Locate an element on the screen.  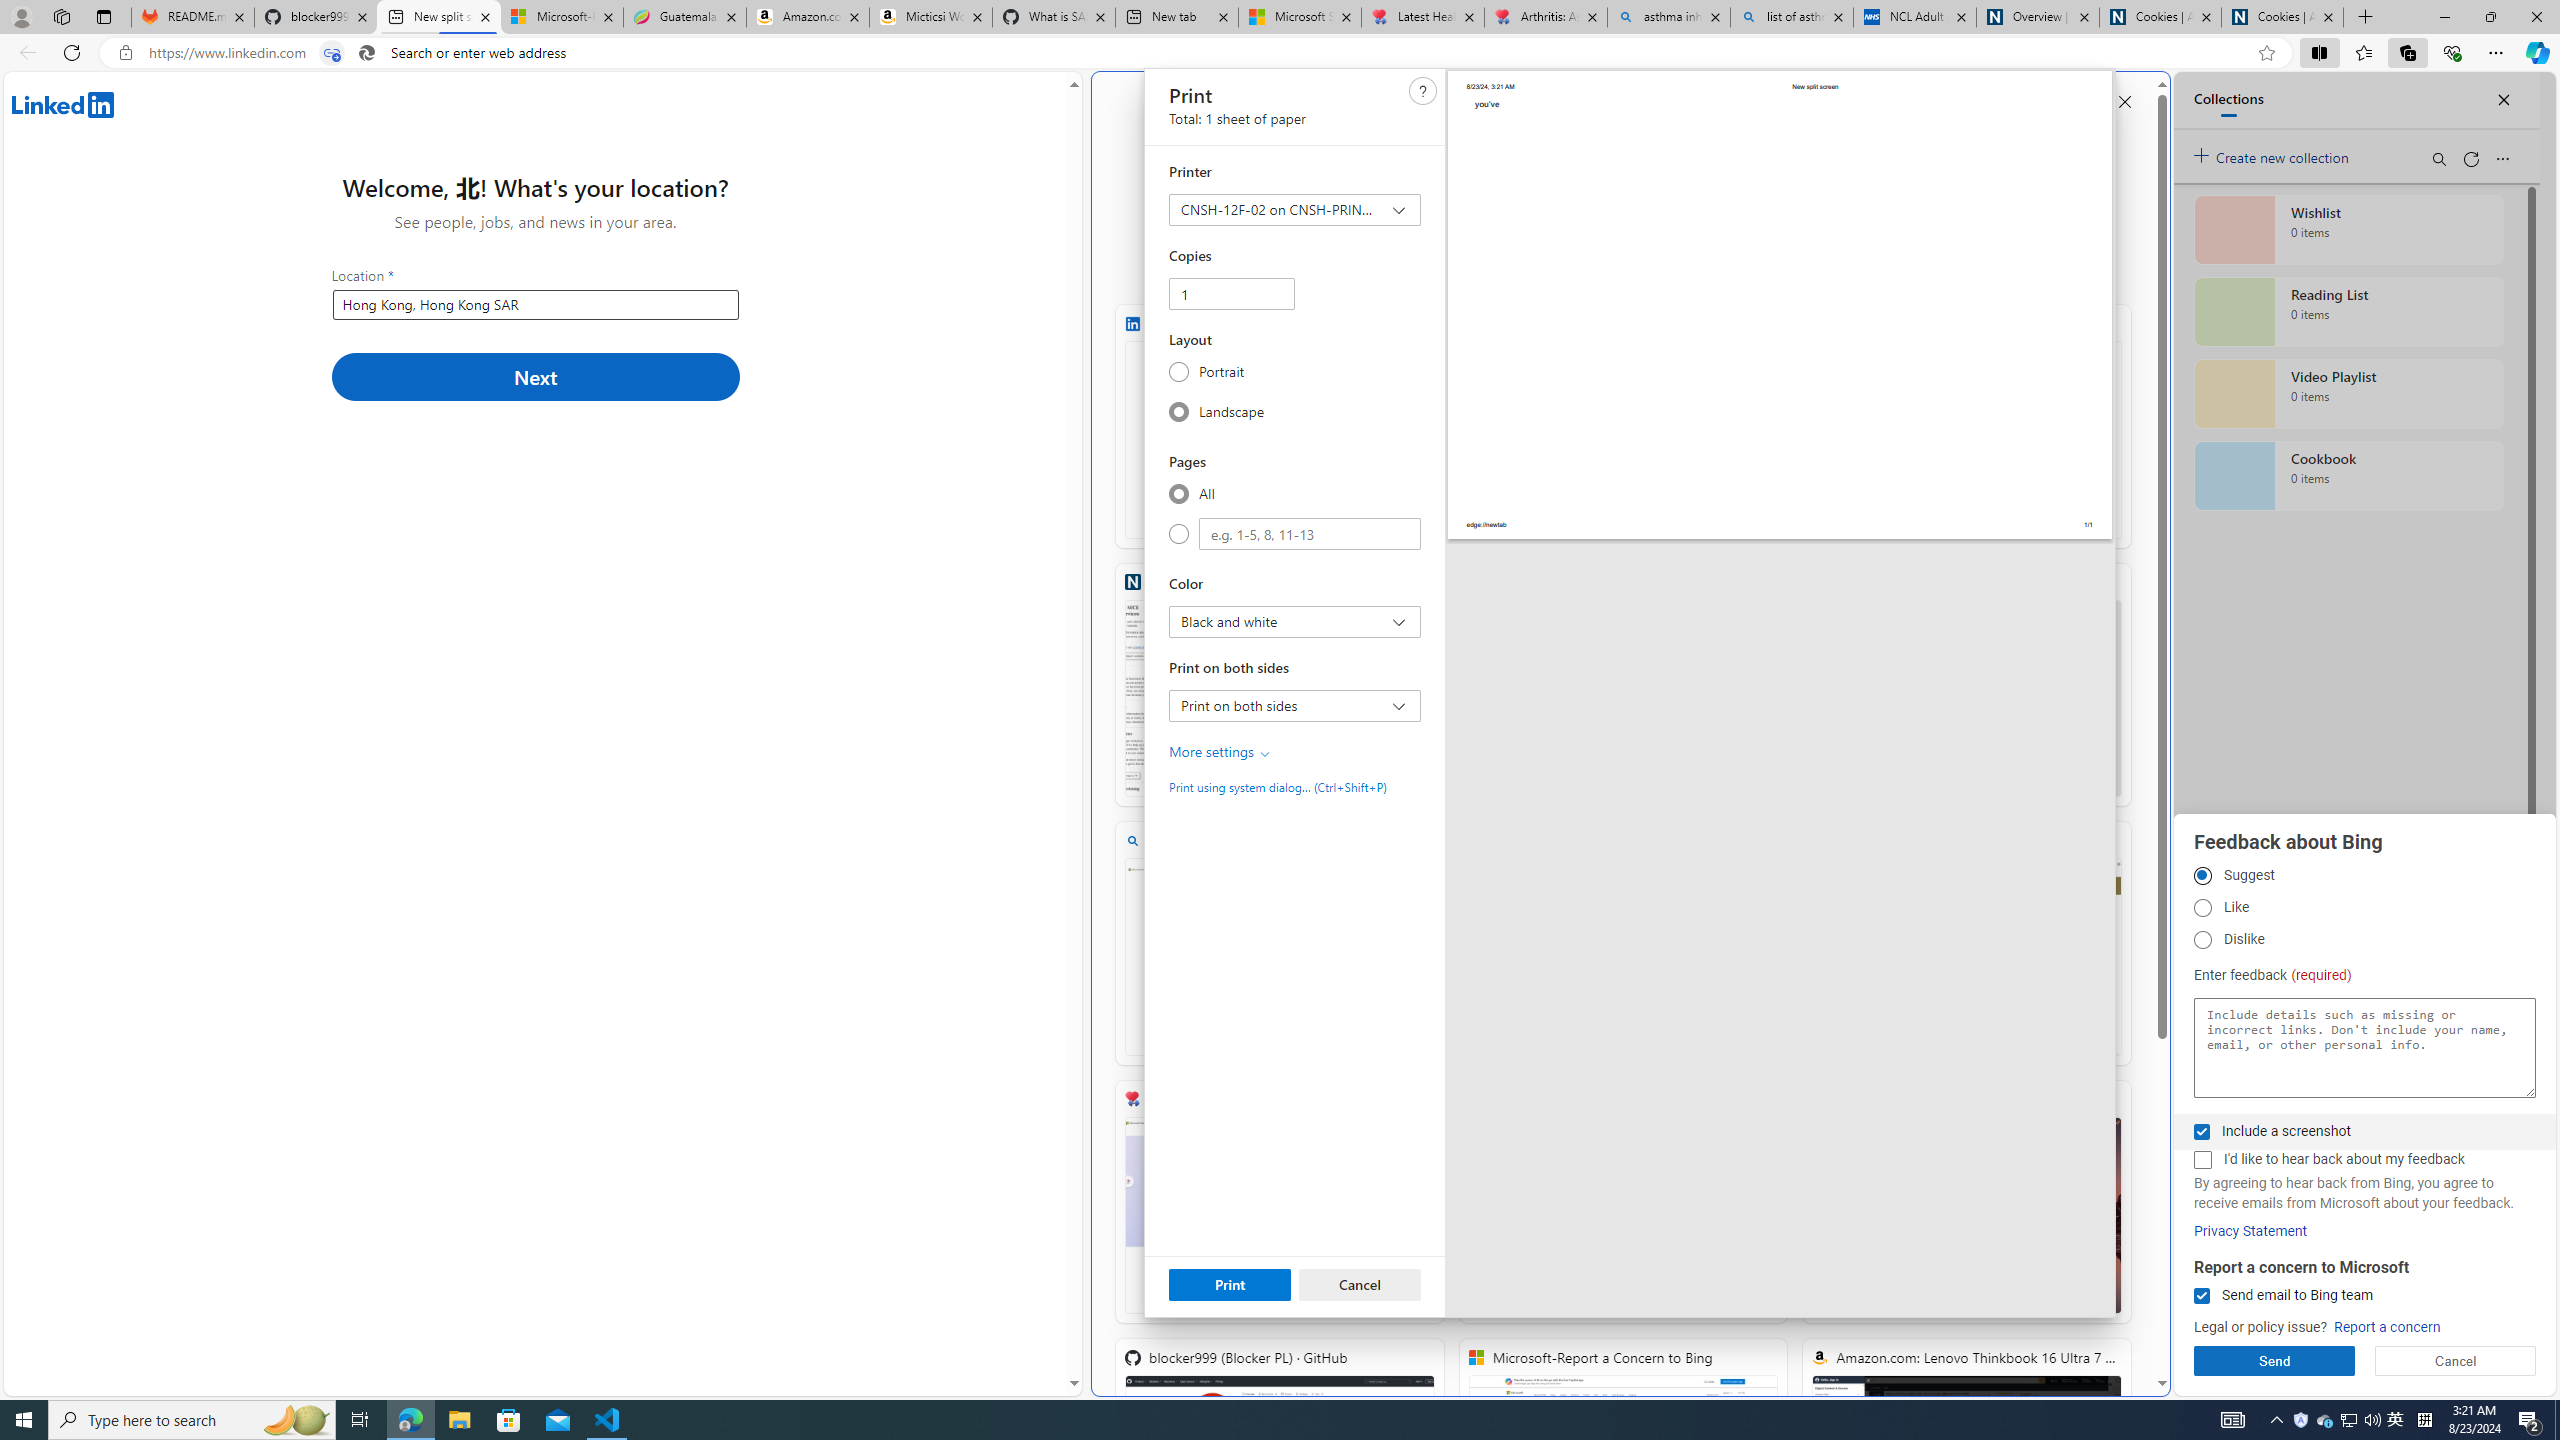
'Portrait' is located at coordinates (1178, 371).